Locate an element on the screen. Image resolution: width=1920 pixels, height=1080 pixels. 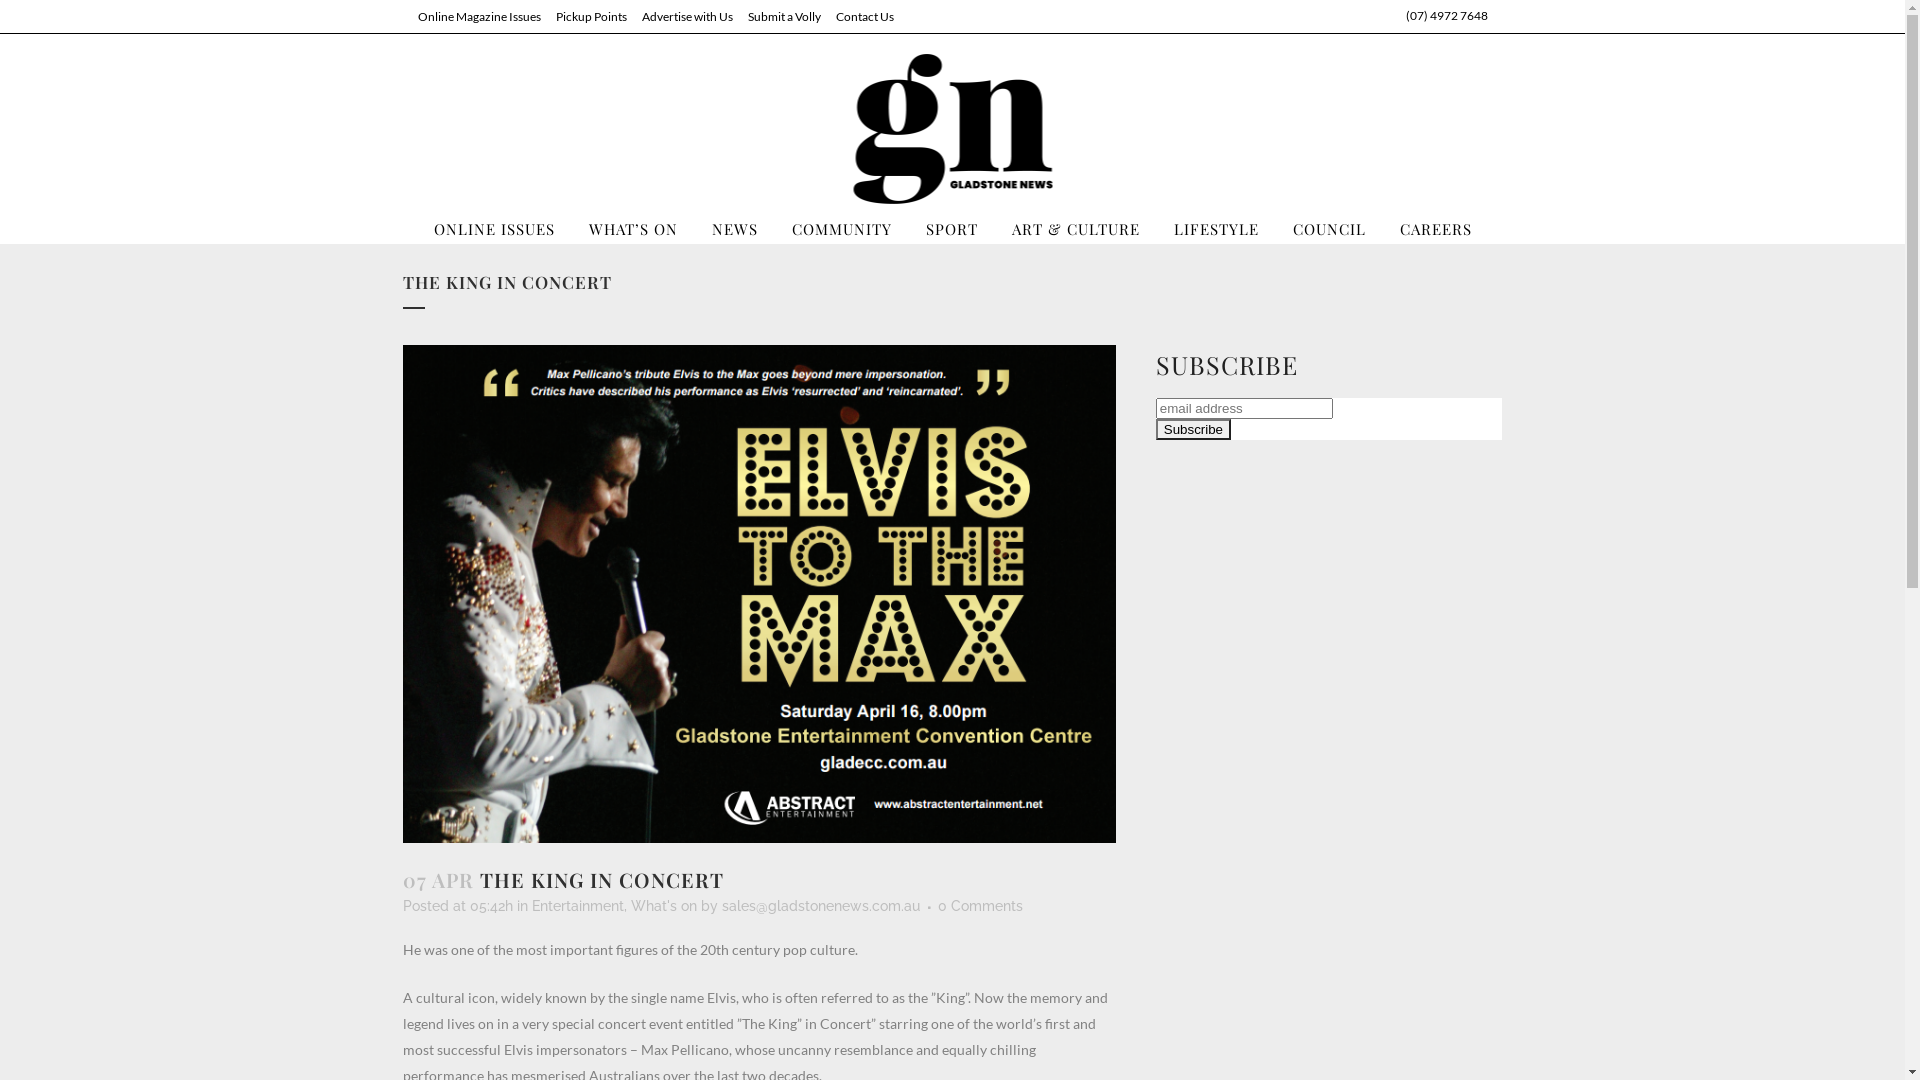
'ONLINE ISSUES' is located at coordinates (493, 227).